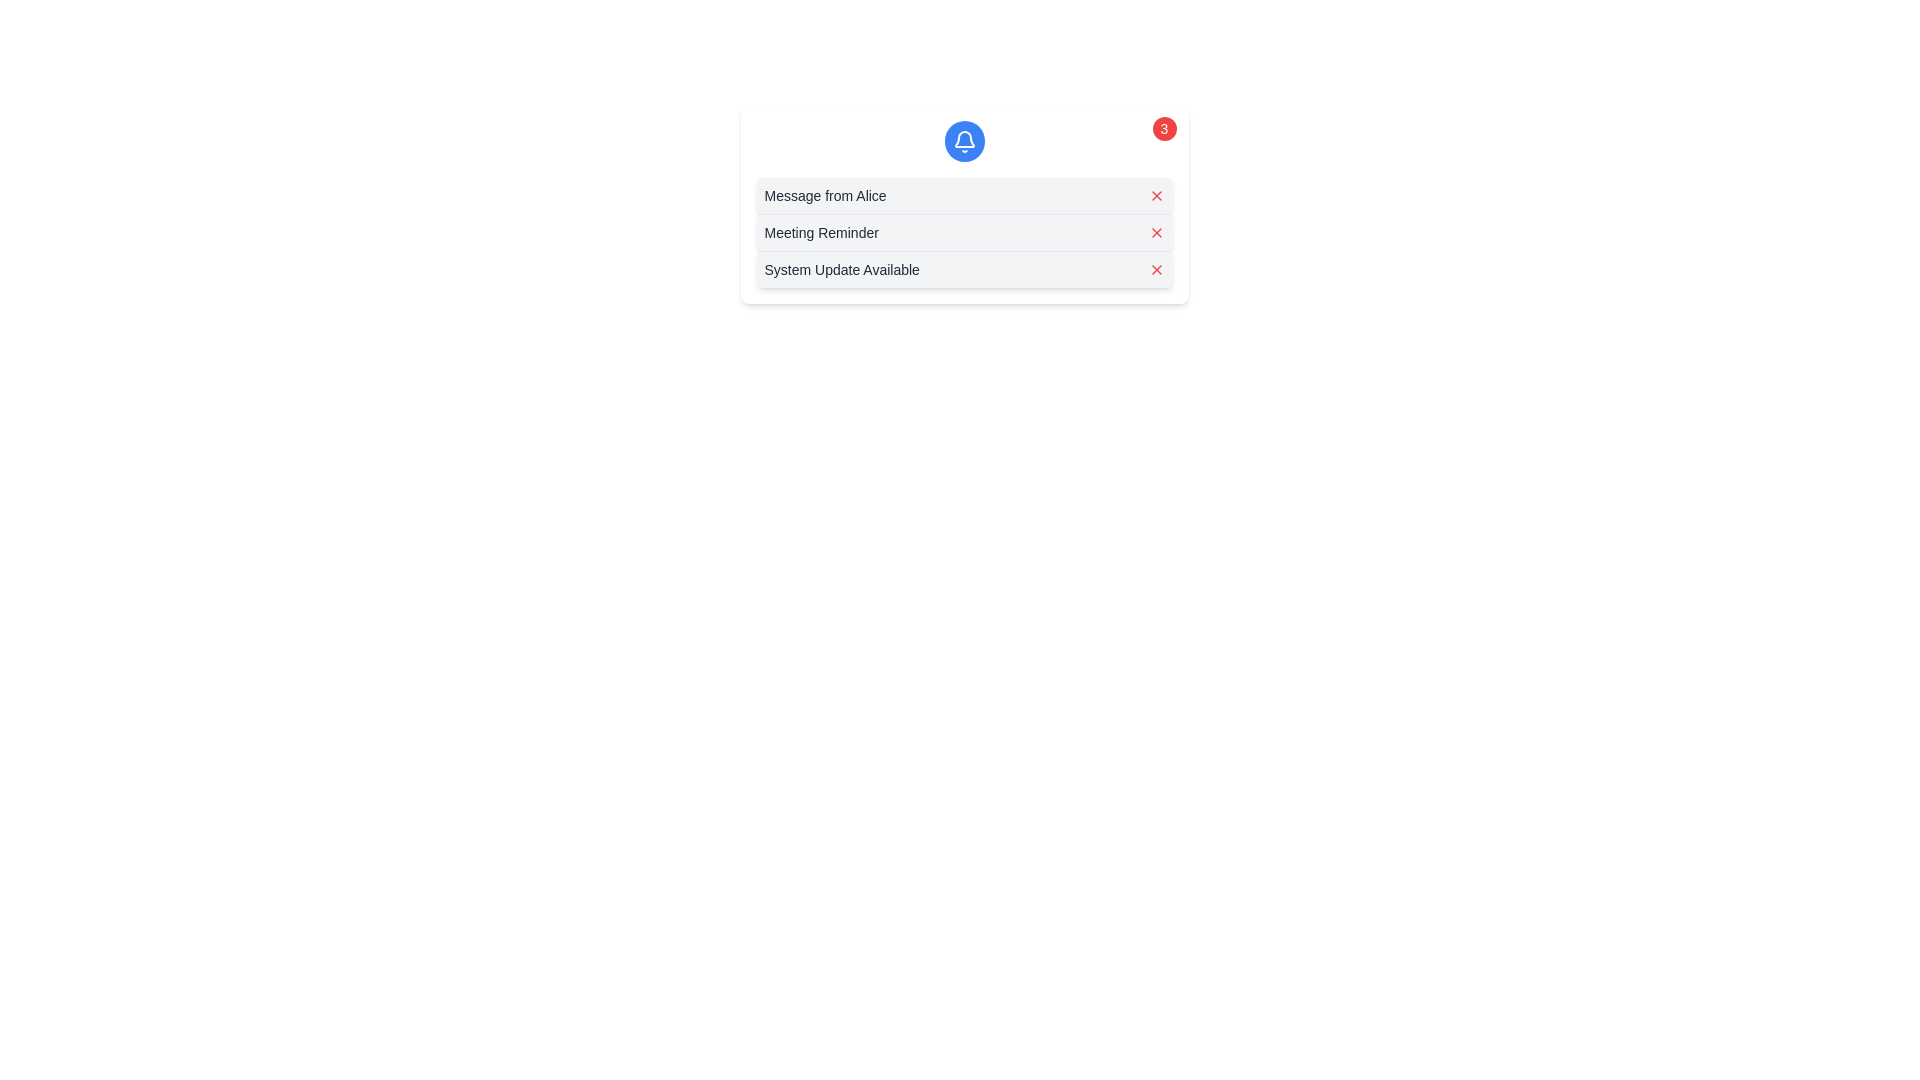 This screenshot has height=1080, width=1920. What do you see at coordinates (964, 138) in the screenshot?
I see `the bell-shaped icon` at bounding box center [964, 138].